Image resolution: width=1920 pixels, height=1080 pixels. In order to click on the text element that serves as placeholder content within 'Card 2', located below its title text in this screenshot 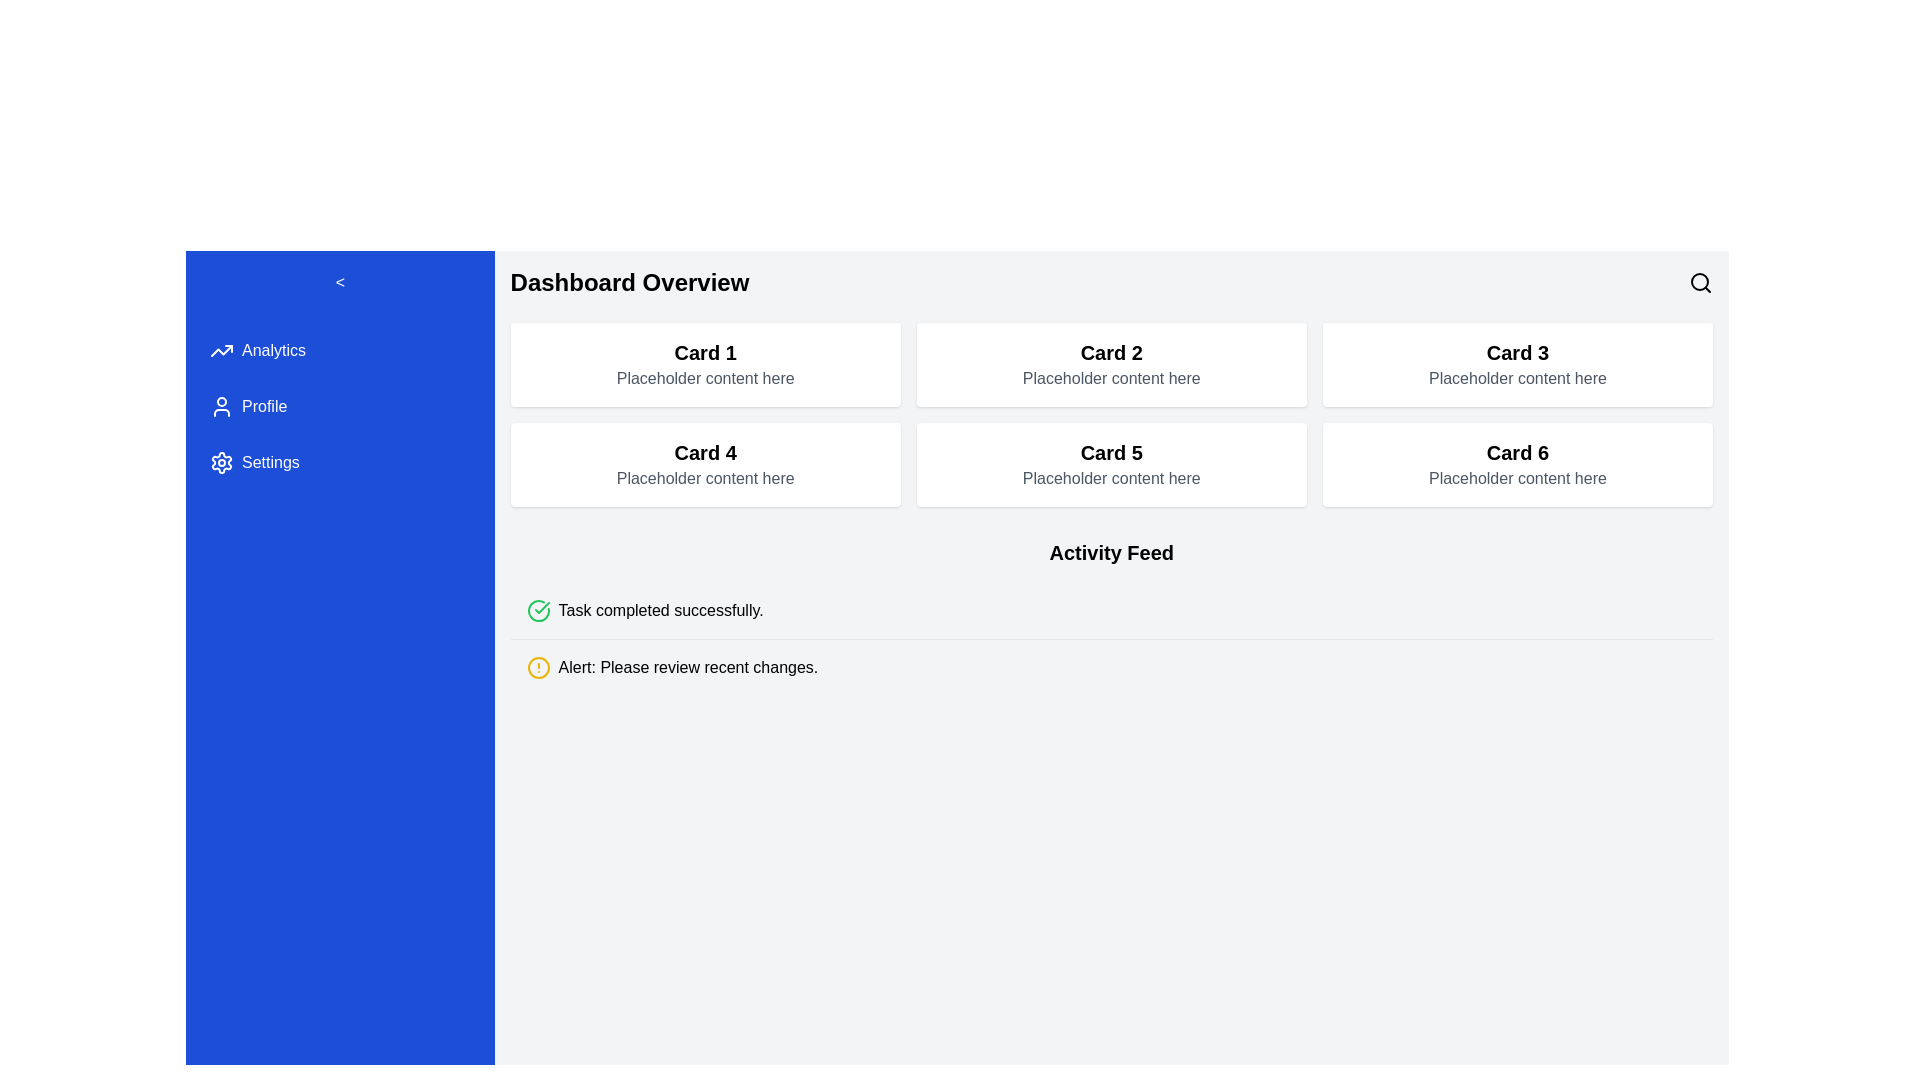, I will do `click(1110, 378)`.